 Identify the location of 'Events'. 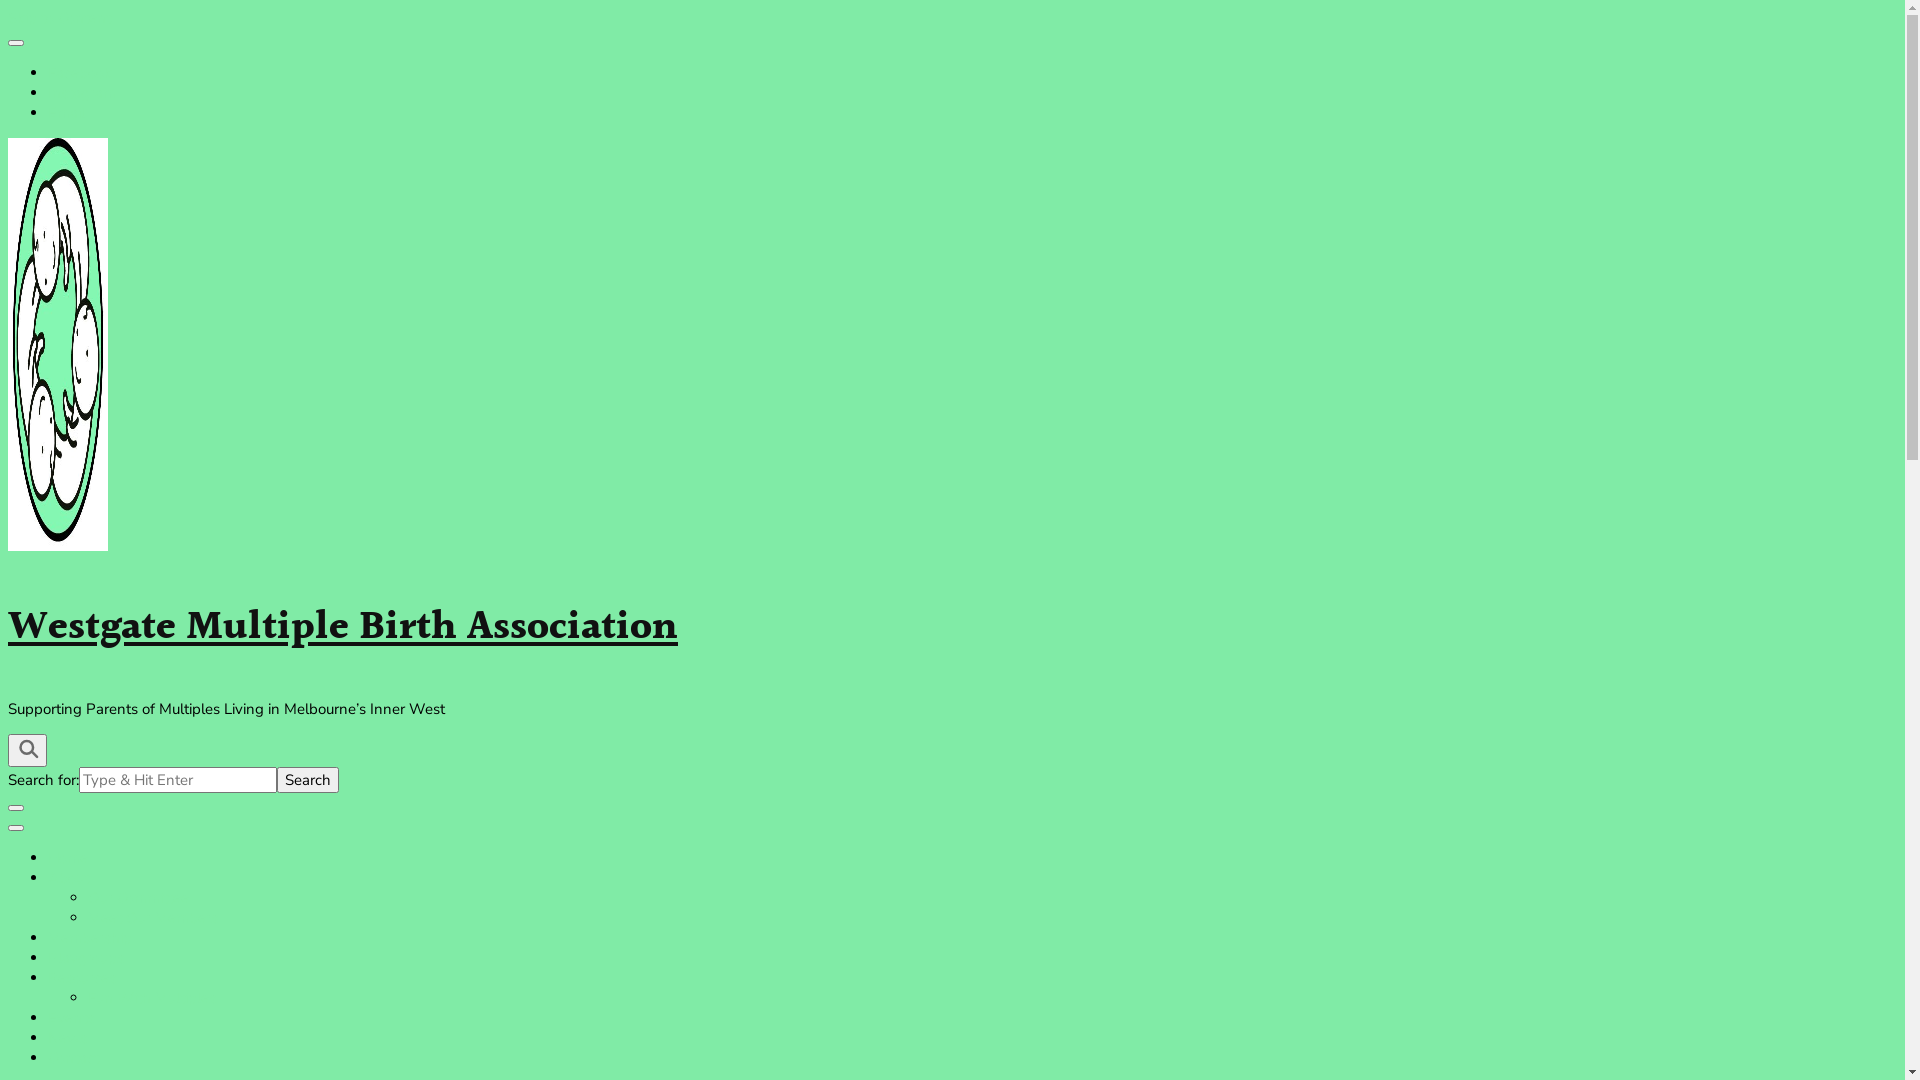
(71, 1018).